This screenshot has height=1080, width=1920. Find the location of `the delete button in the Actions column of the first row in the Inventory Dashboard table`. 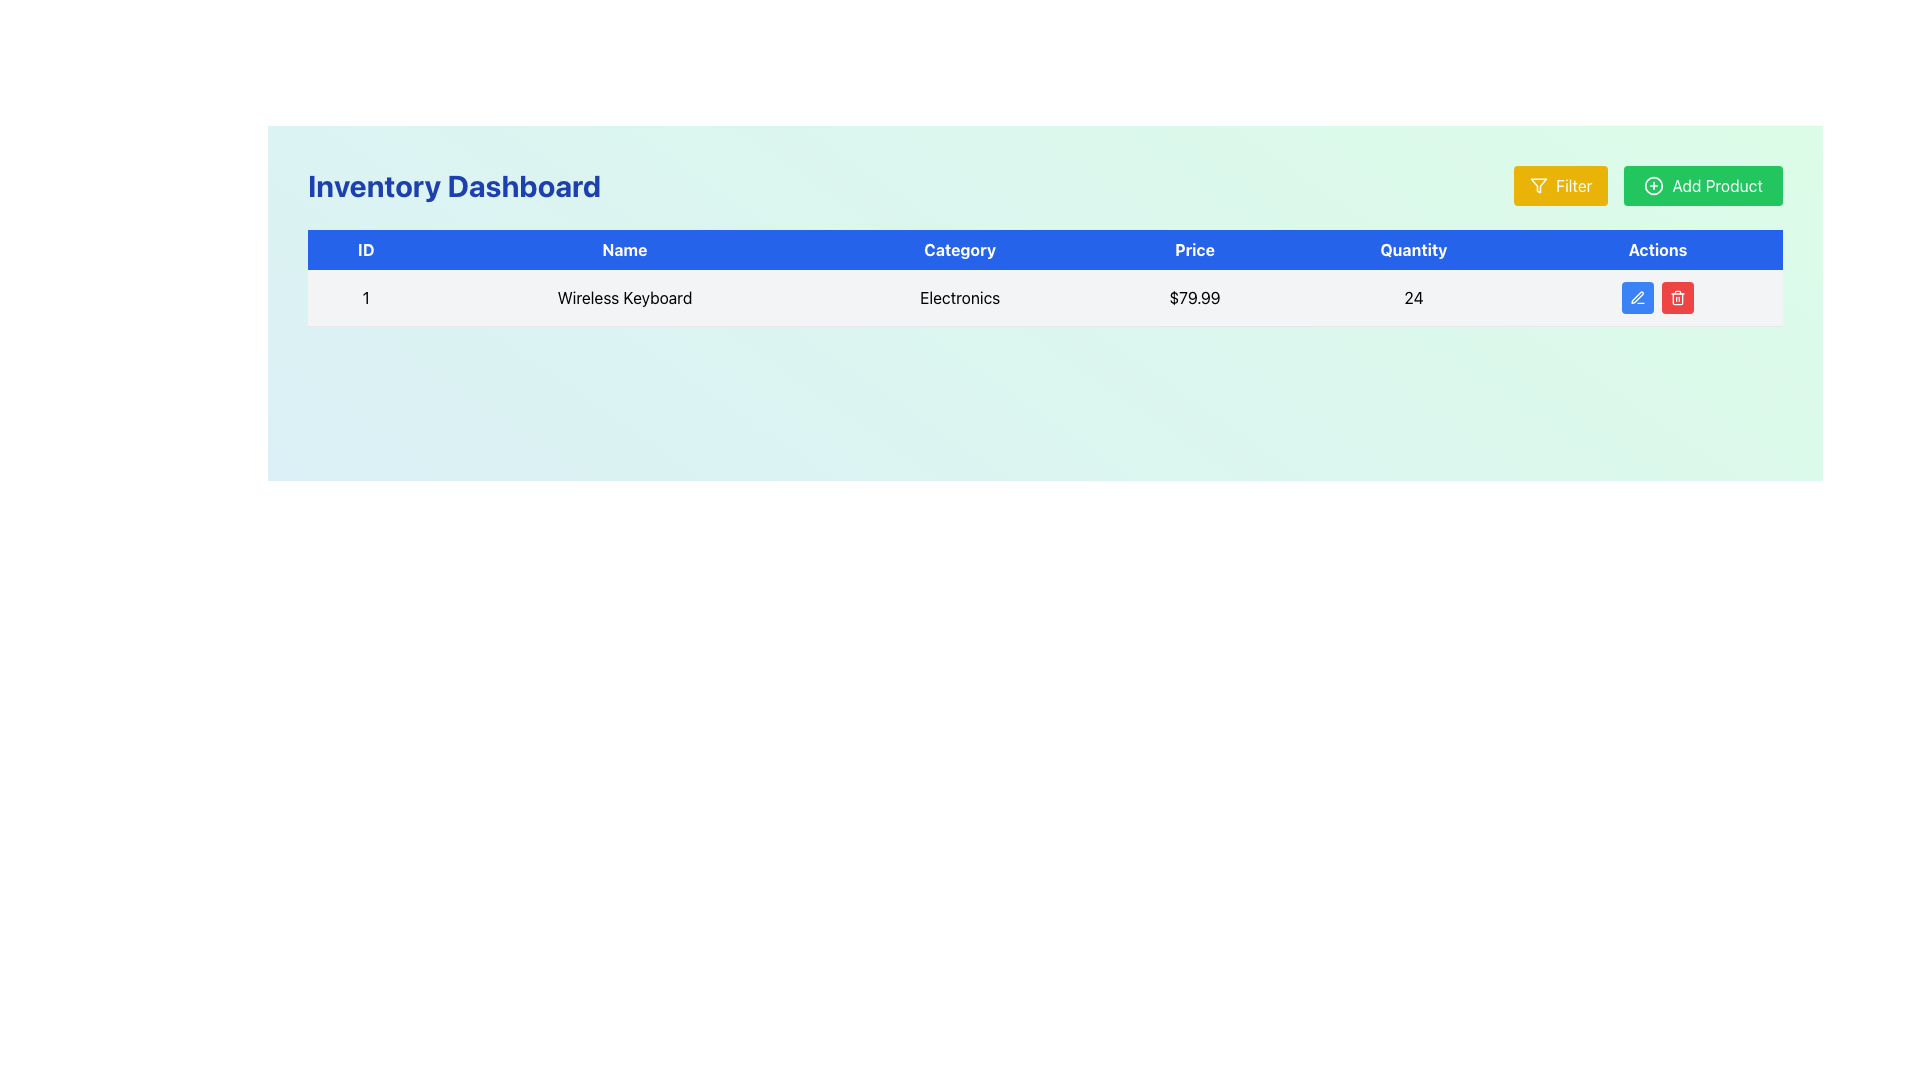

the delete button in the Actions column of the first row in the Inventory Dashboard table is located at coordinates (1657, 298).